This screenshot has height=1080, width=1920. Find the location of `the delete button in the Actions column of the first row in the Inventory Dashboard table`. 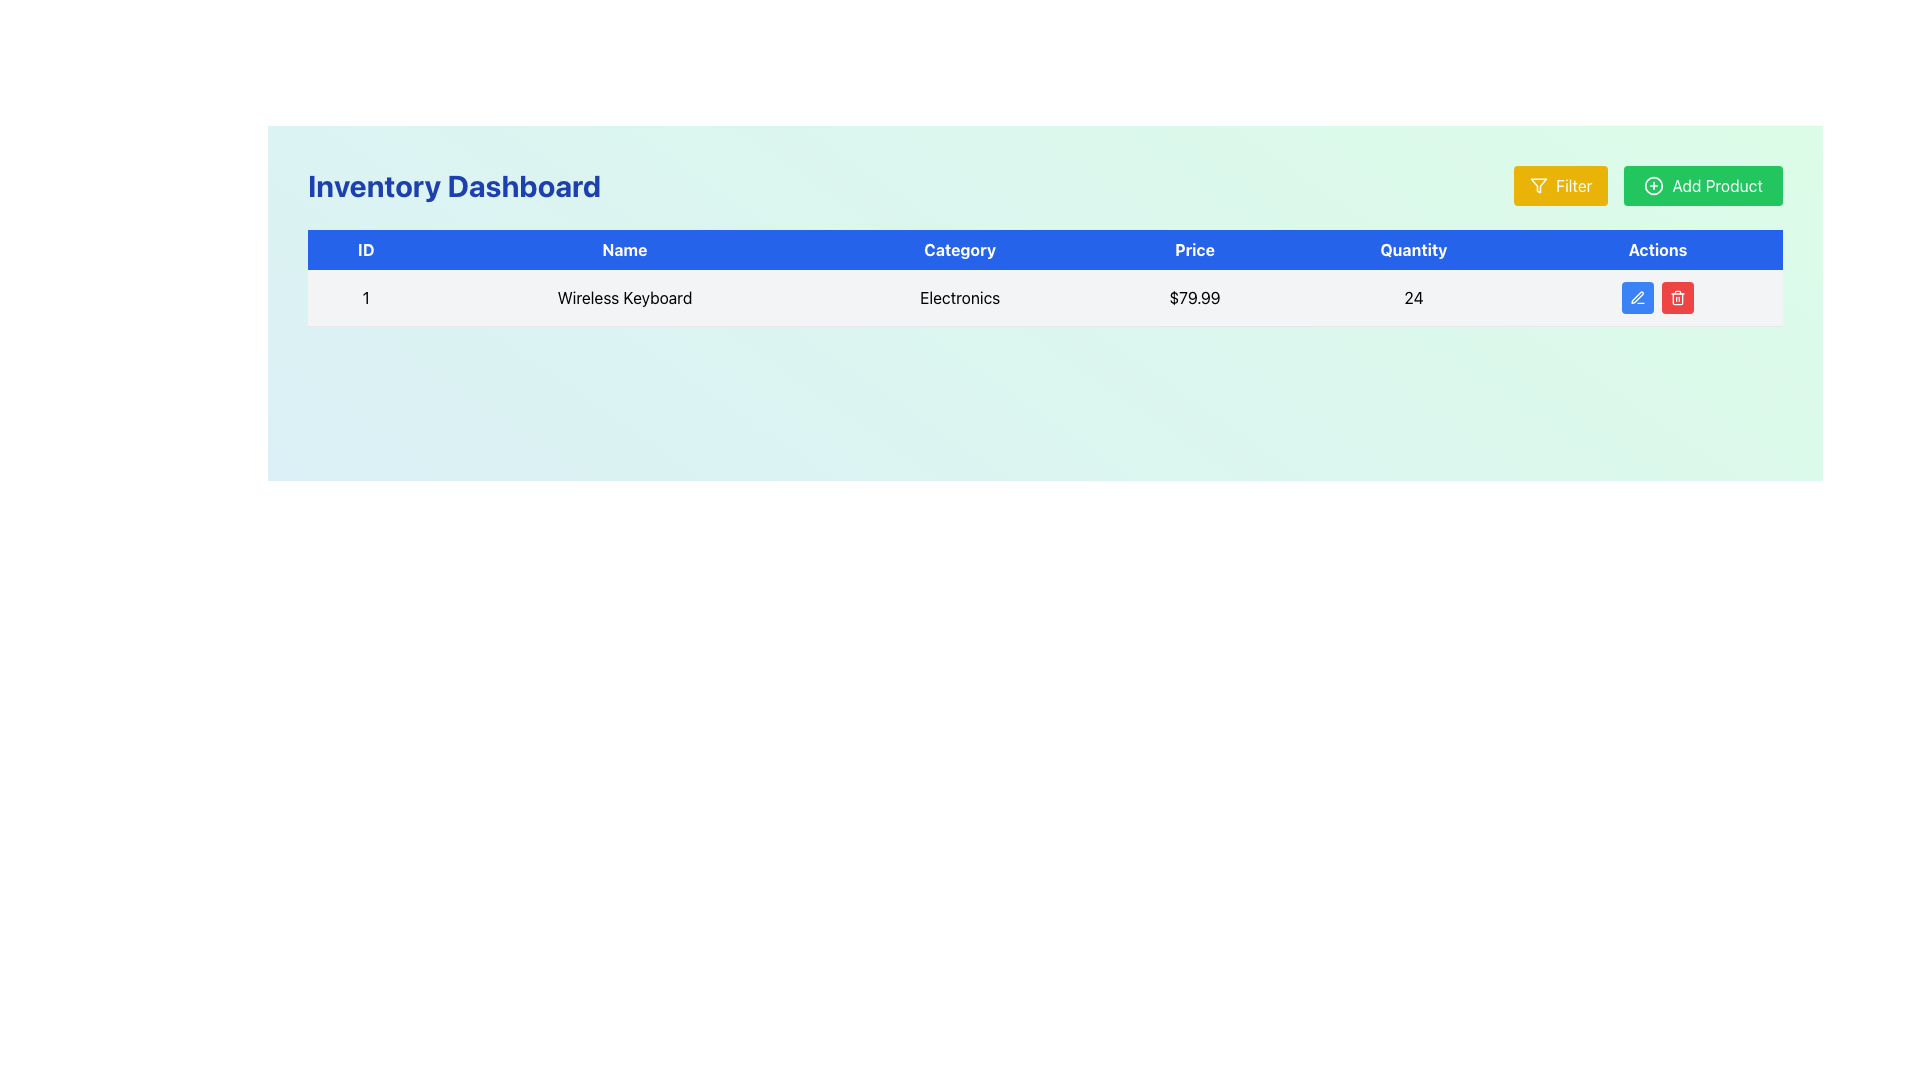

the delete button in the Actions column of the first row in the Inventory Dashboard table is located at coordinates (1657, 298).